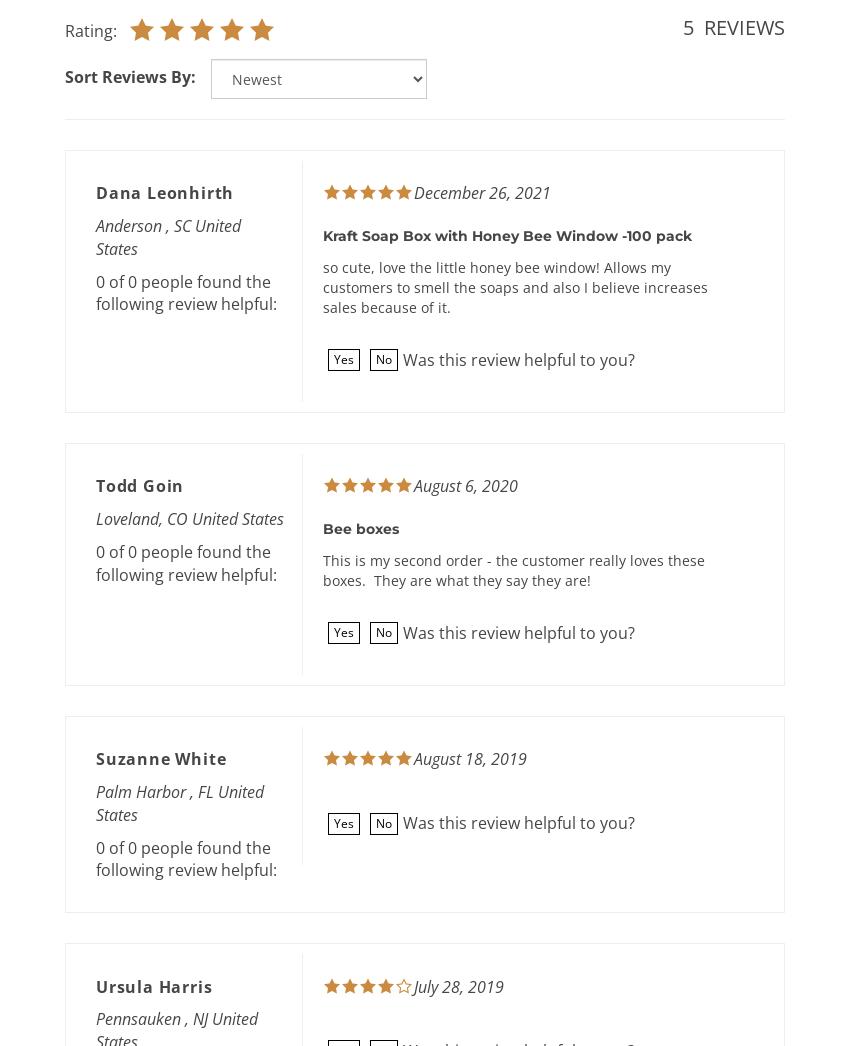  What do you see at coordinates (414, 192) in the screenshot?
I see `'December 26, 2021'` at bounding box center [414, 192].